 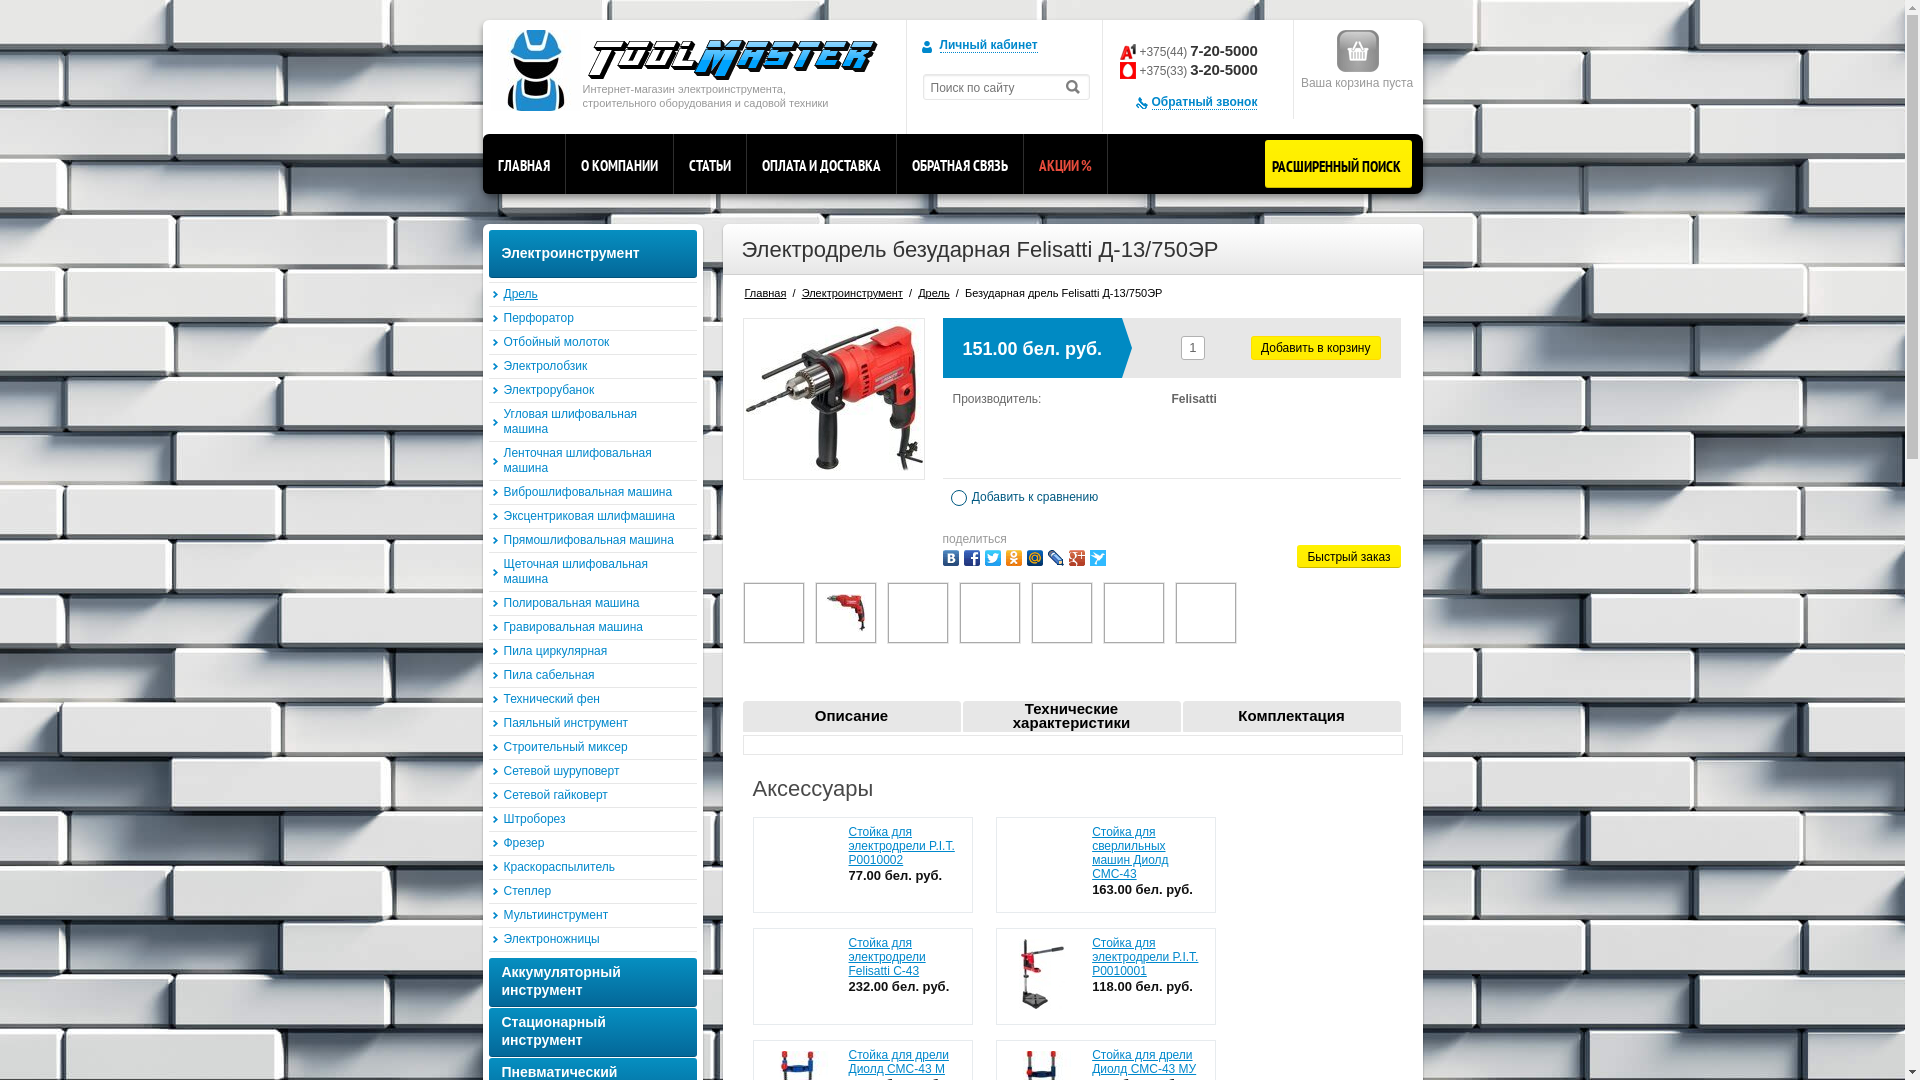 What do you see at coordinates (992, 558) in the screenshot?
I see `'Twitter'` at bounding box center [992, 558].